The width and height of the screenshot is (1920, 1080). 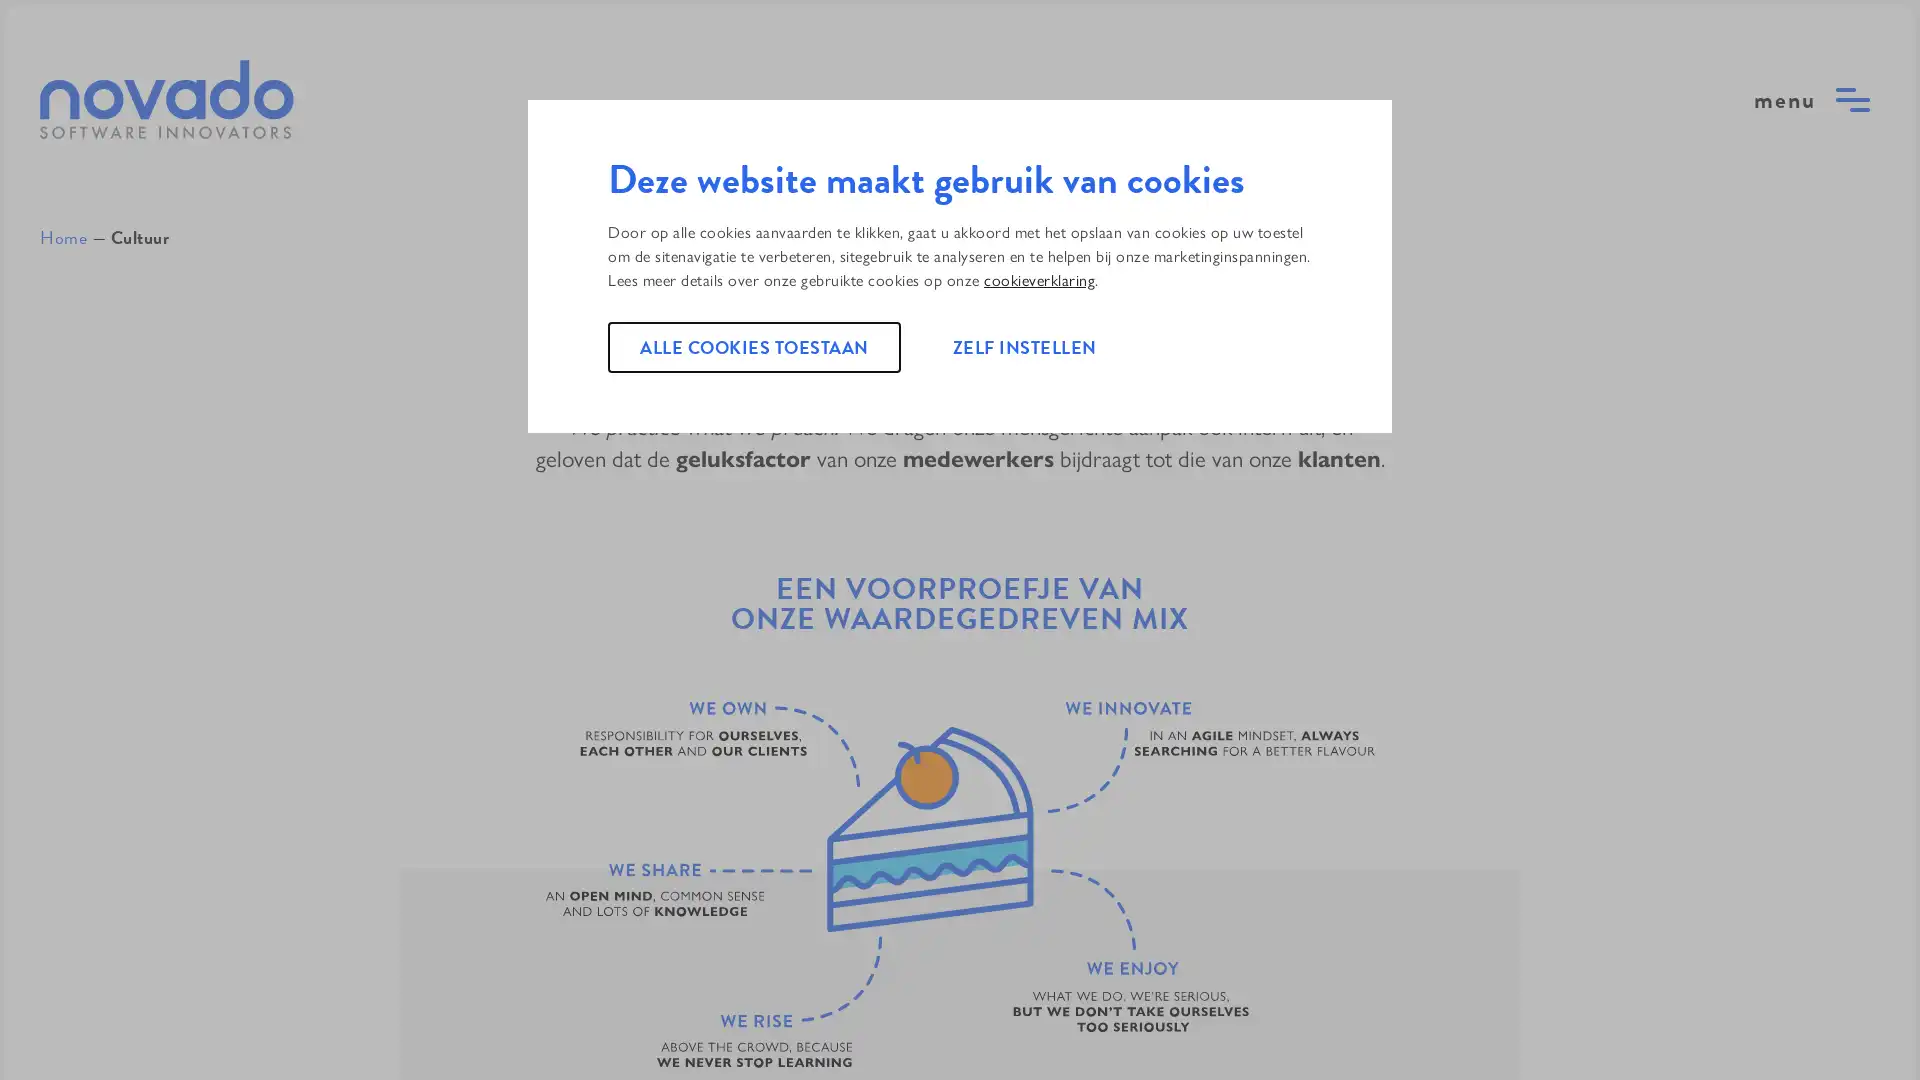 What do you see at coordinates (1811, 100) in the screenshot?
I see `open menu` at bounding box center [1811, 100].